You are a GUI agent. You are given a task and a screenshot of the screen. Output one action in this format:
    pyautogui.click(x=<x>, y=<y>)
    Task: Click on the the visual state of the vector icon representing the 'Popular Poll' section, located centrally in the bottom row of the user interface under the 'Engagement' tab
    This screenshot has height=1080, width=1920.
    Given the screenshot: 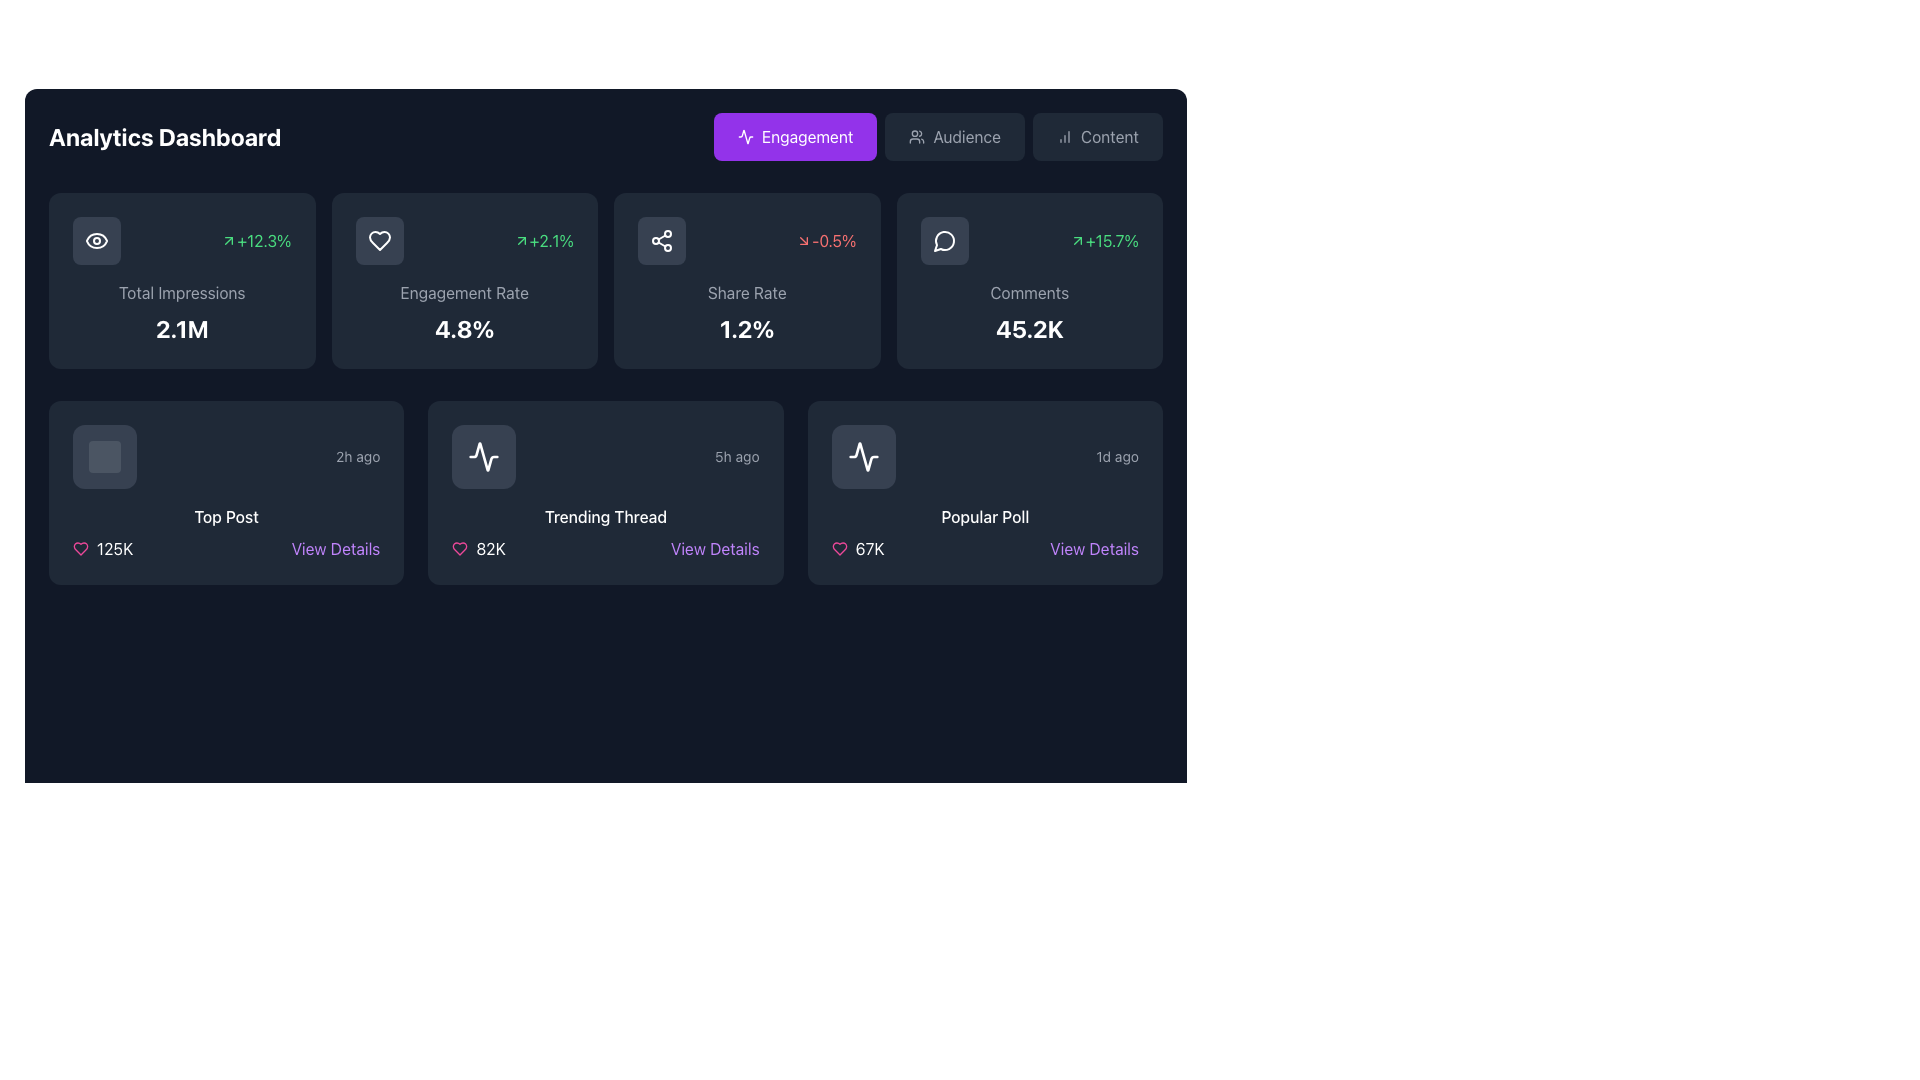 What is the action you would take?
    pyautogui.click(x=863, y=456)
    